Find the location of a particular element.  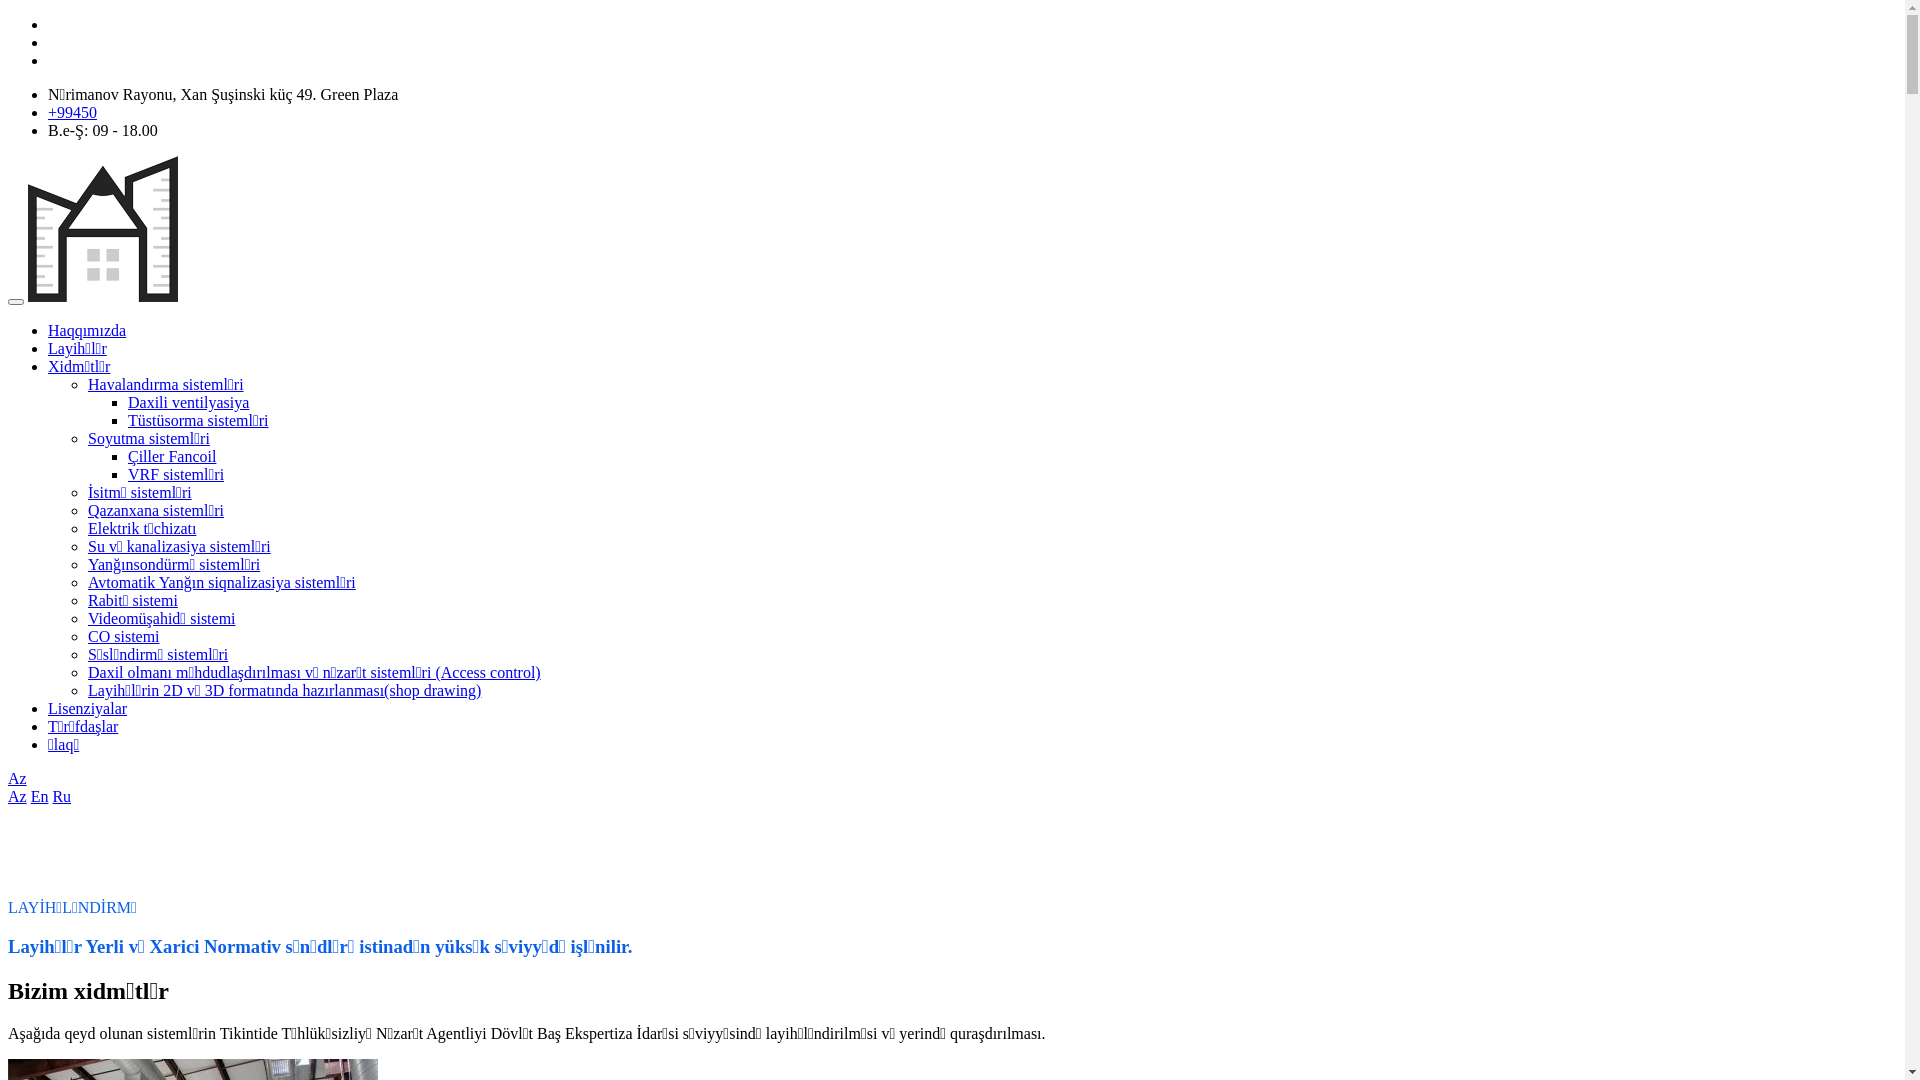

'En' is located at coordinates (39, 795).